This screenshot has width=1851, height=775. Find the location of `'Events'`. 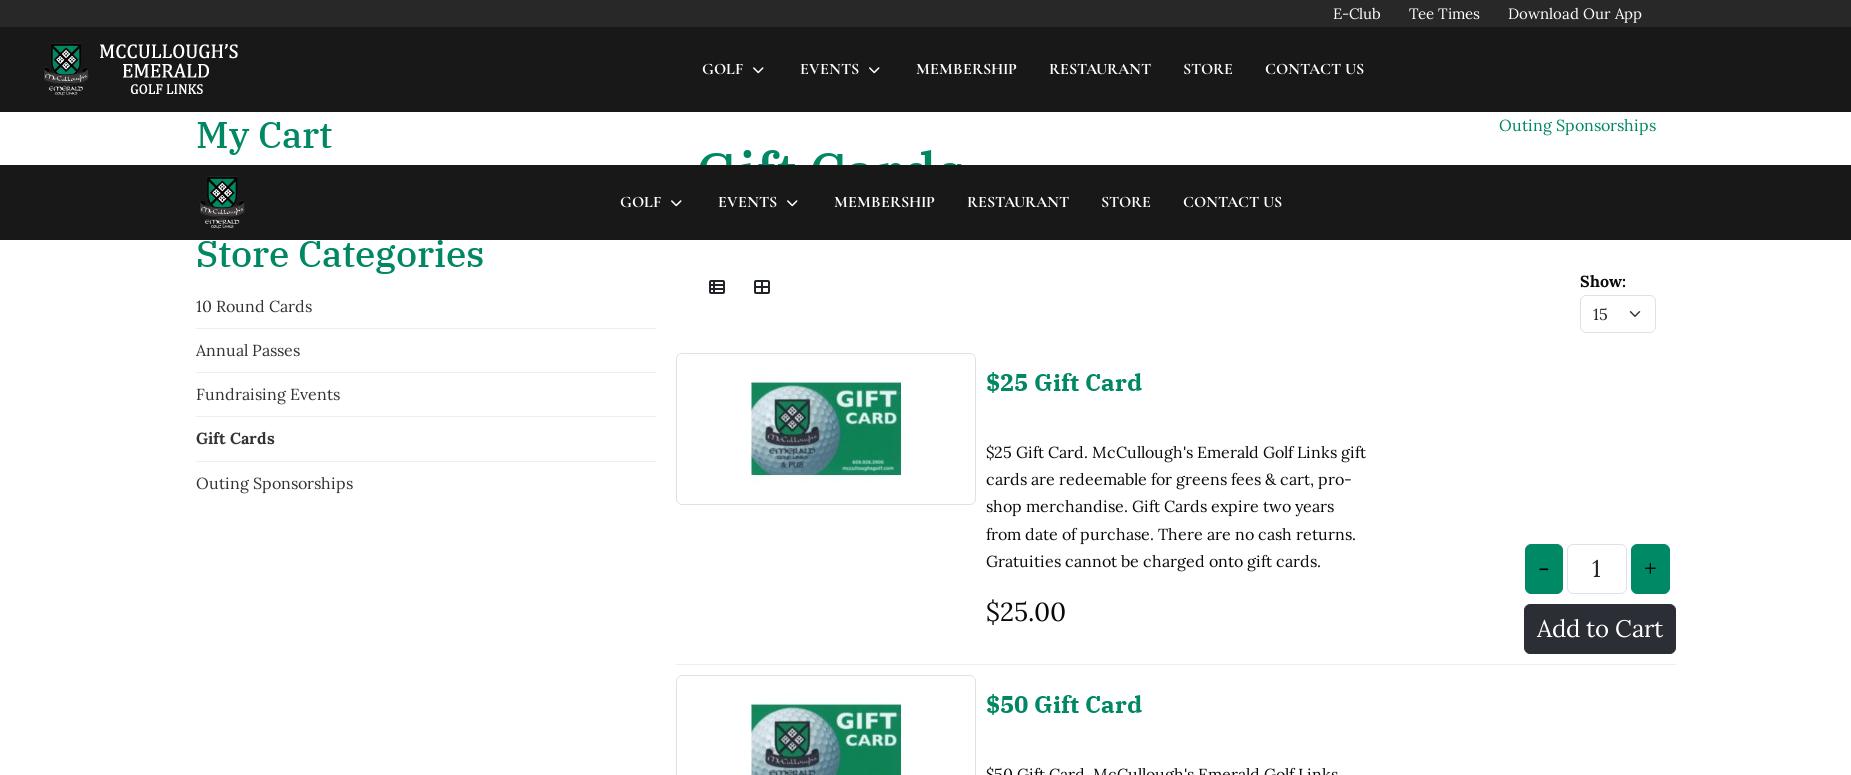

'Events' is located at coordinates (746, 36).